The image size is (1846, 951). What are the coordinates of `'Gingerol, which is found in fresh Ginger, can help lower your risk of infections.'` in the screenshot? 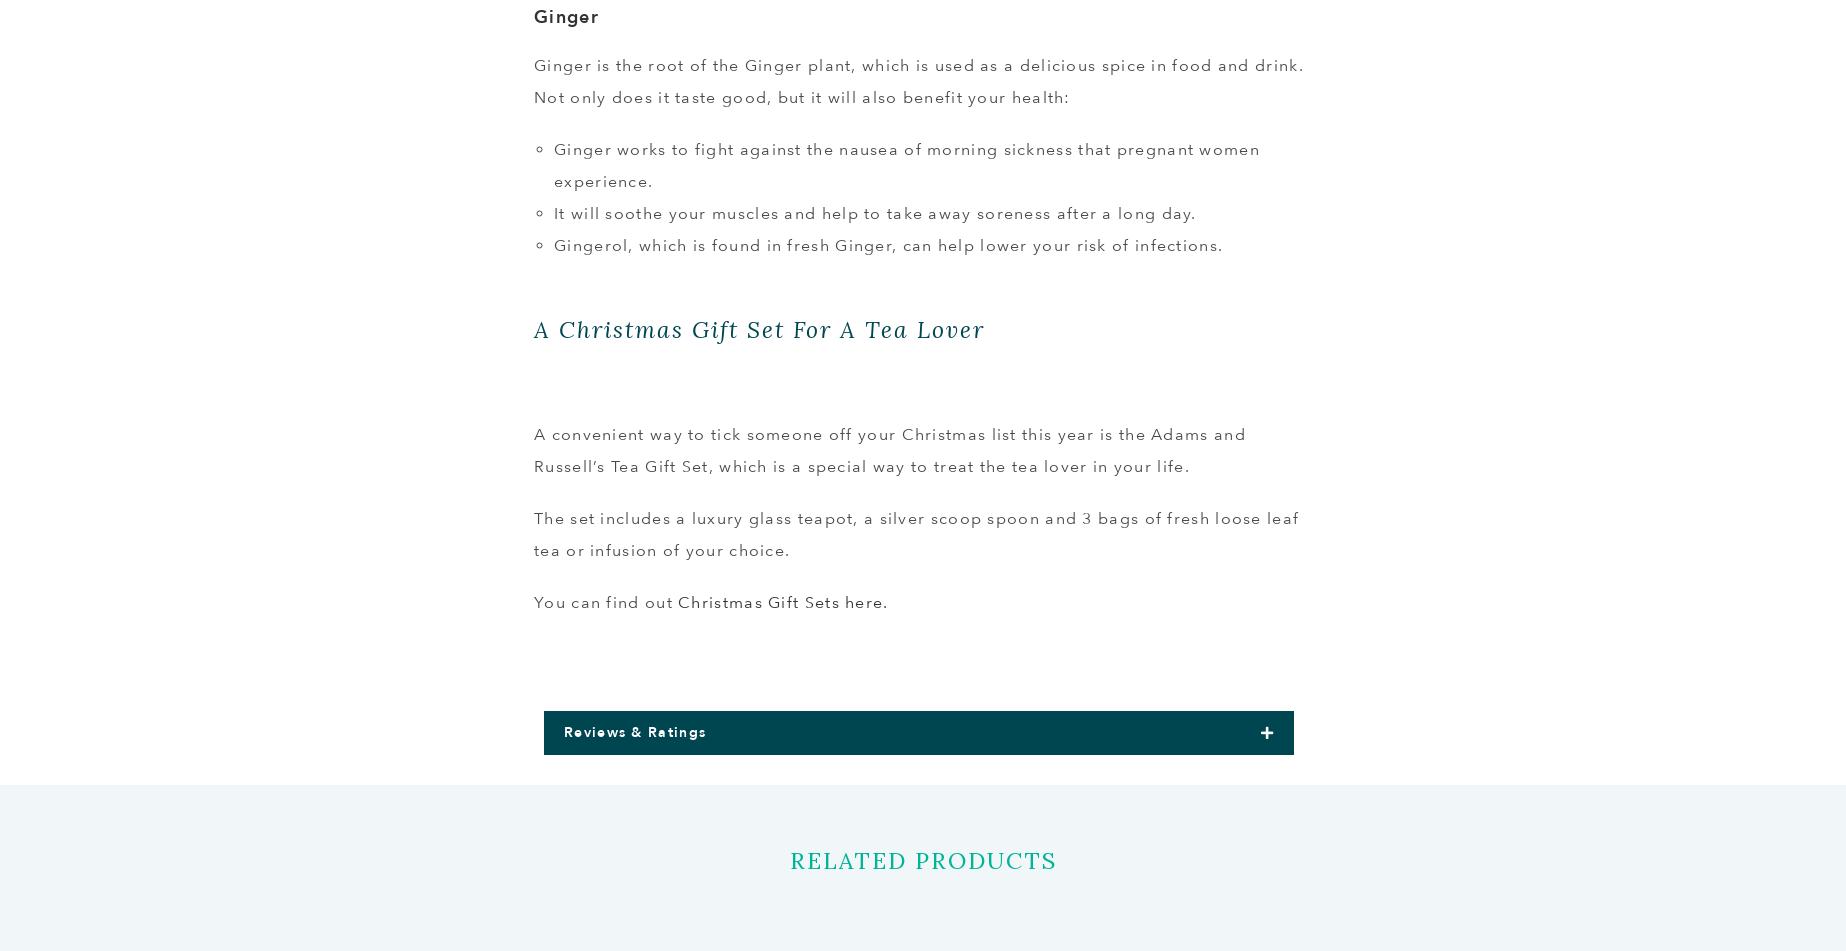 It's located at (887, 245).